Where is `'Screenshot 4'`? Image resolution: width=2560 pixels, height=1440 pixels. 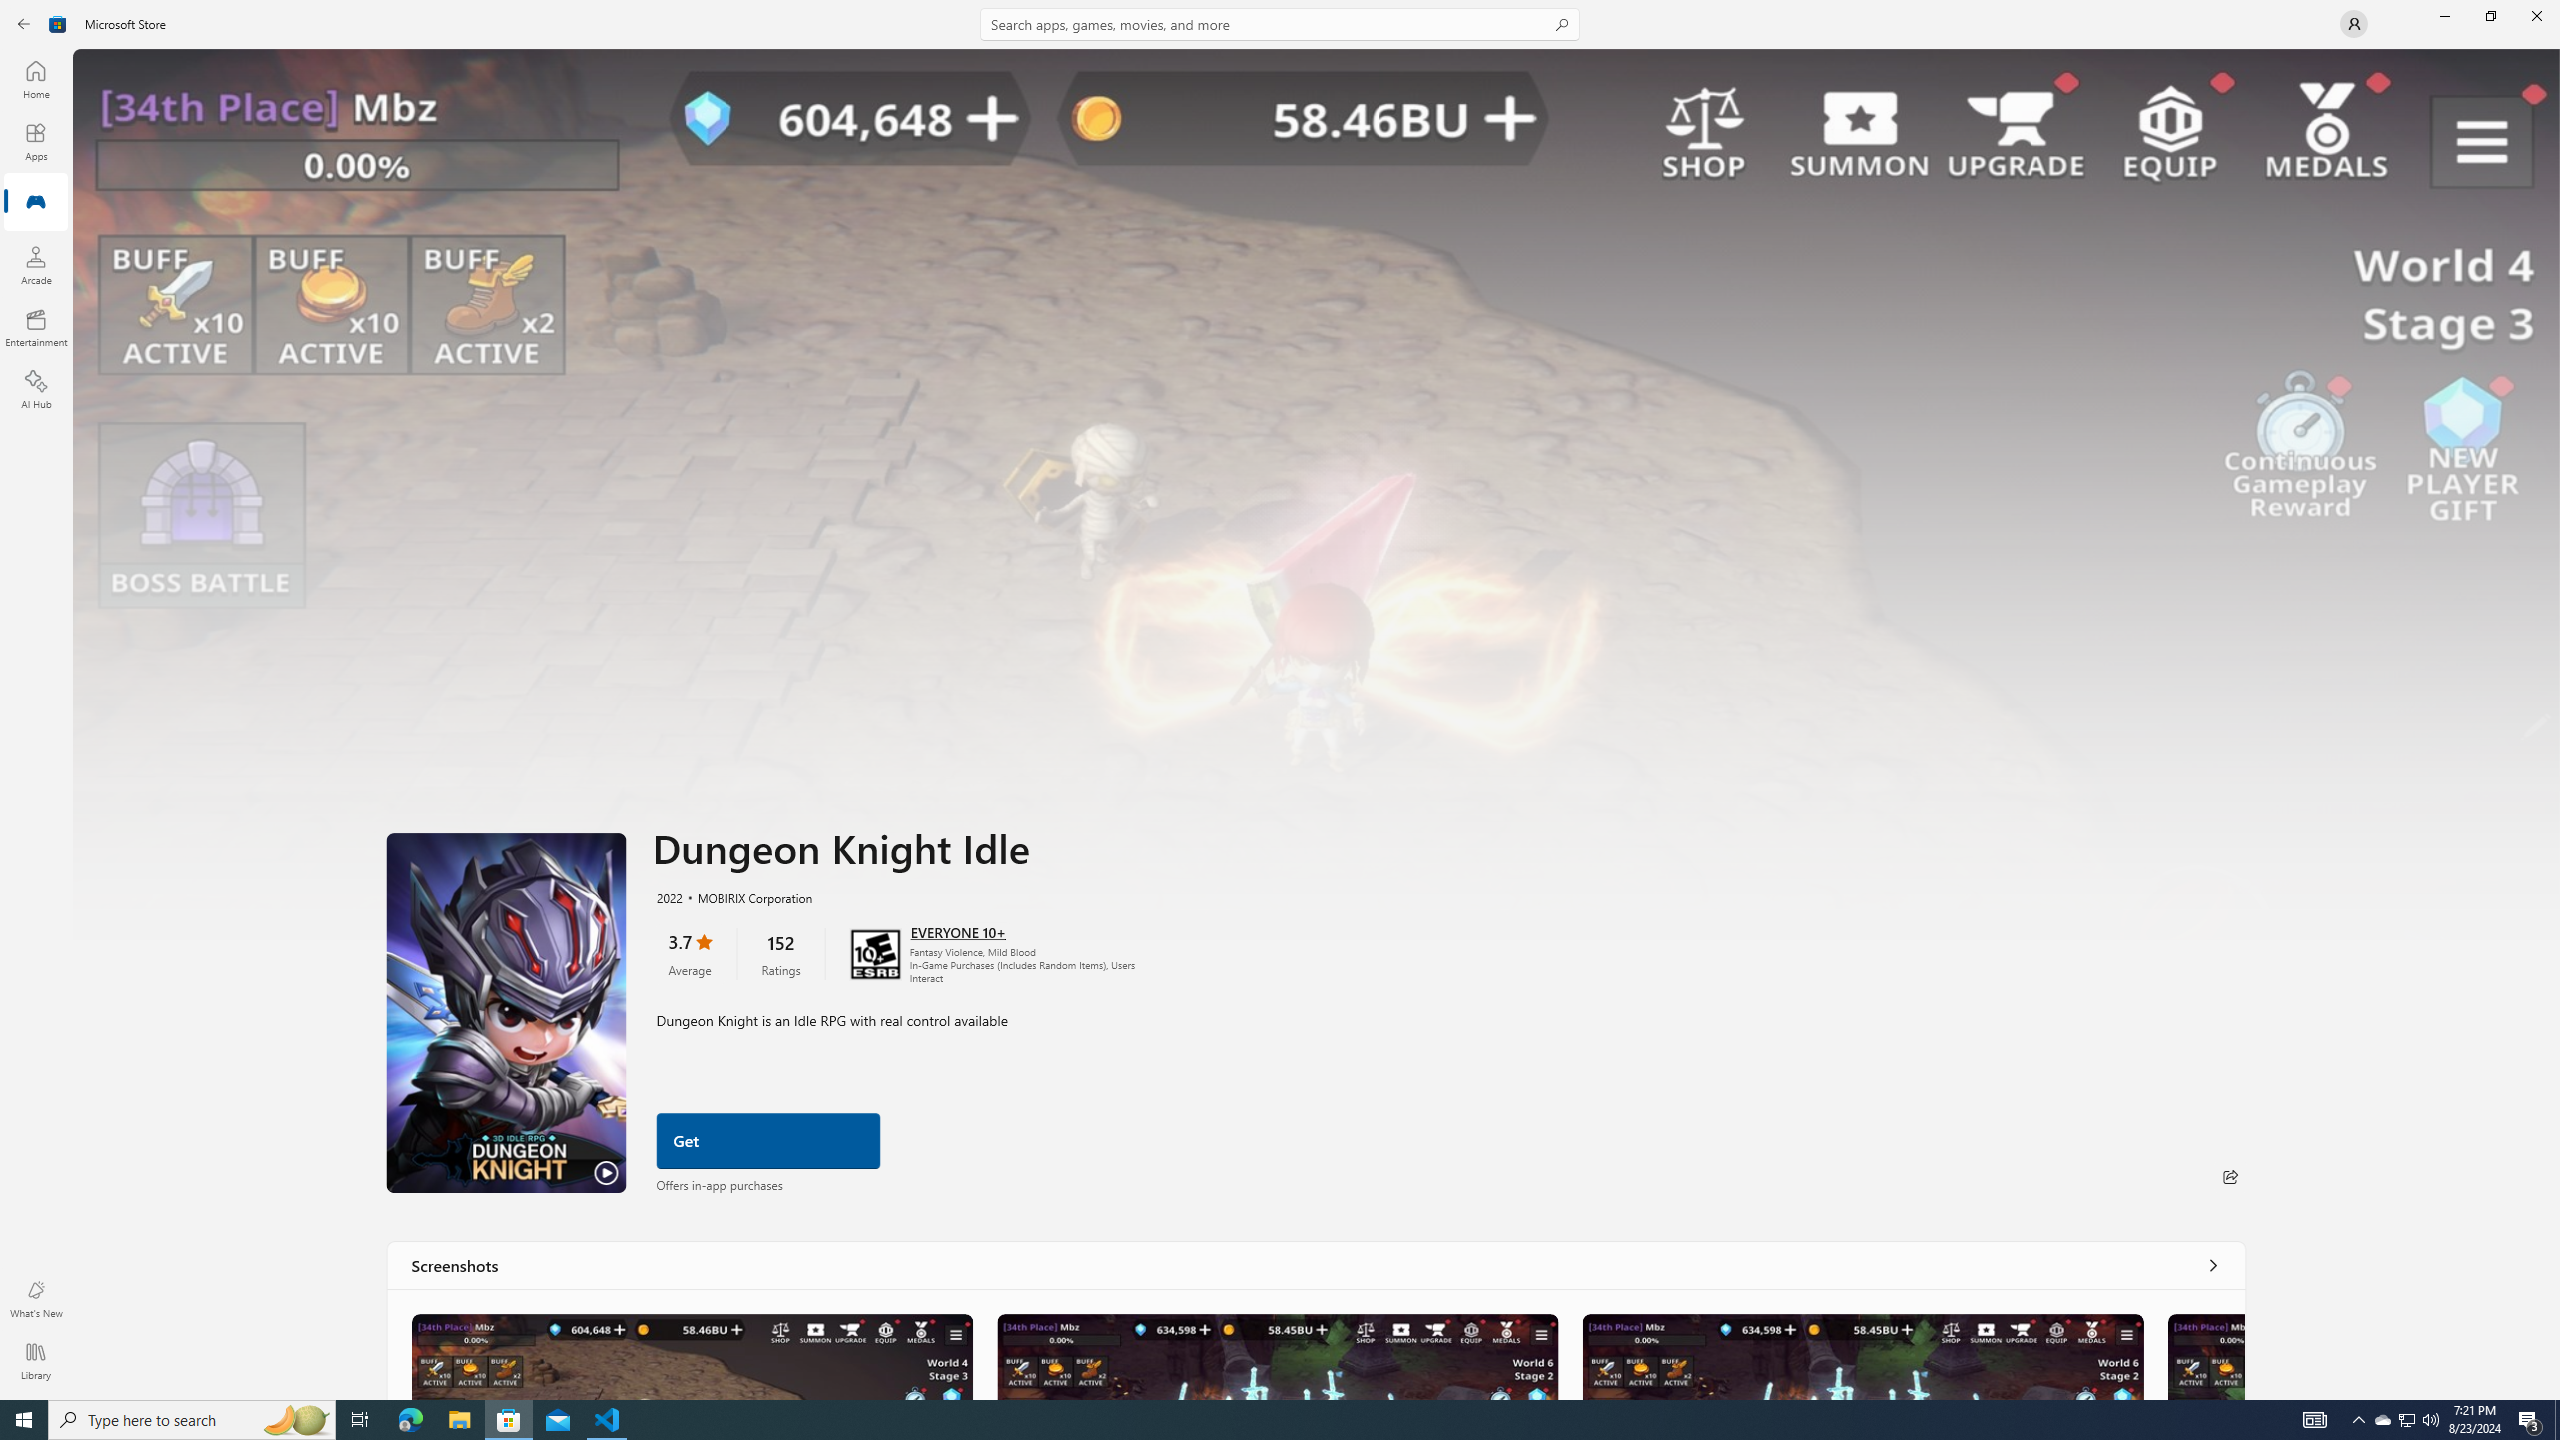
'Screenshot 4' is located at coordinates (2205, 1355).